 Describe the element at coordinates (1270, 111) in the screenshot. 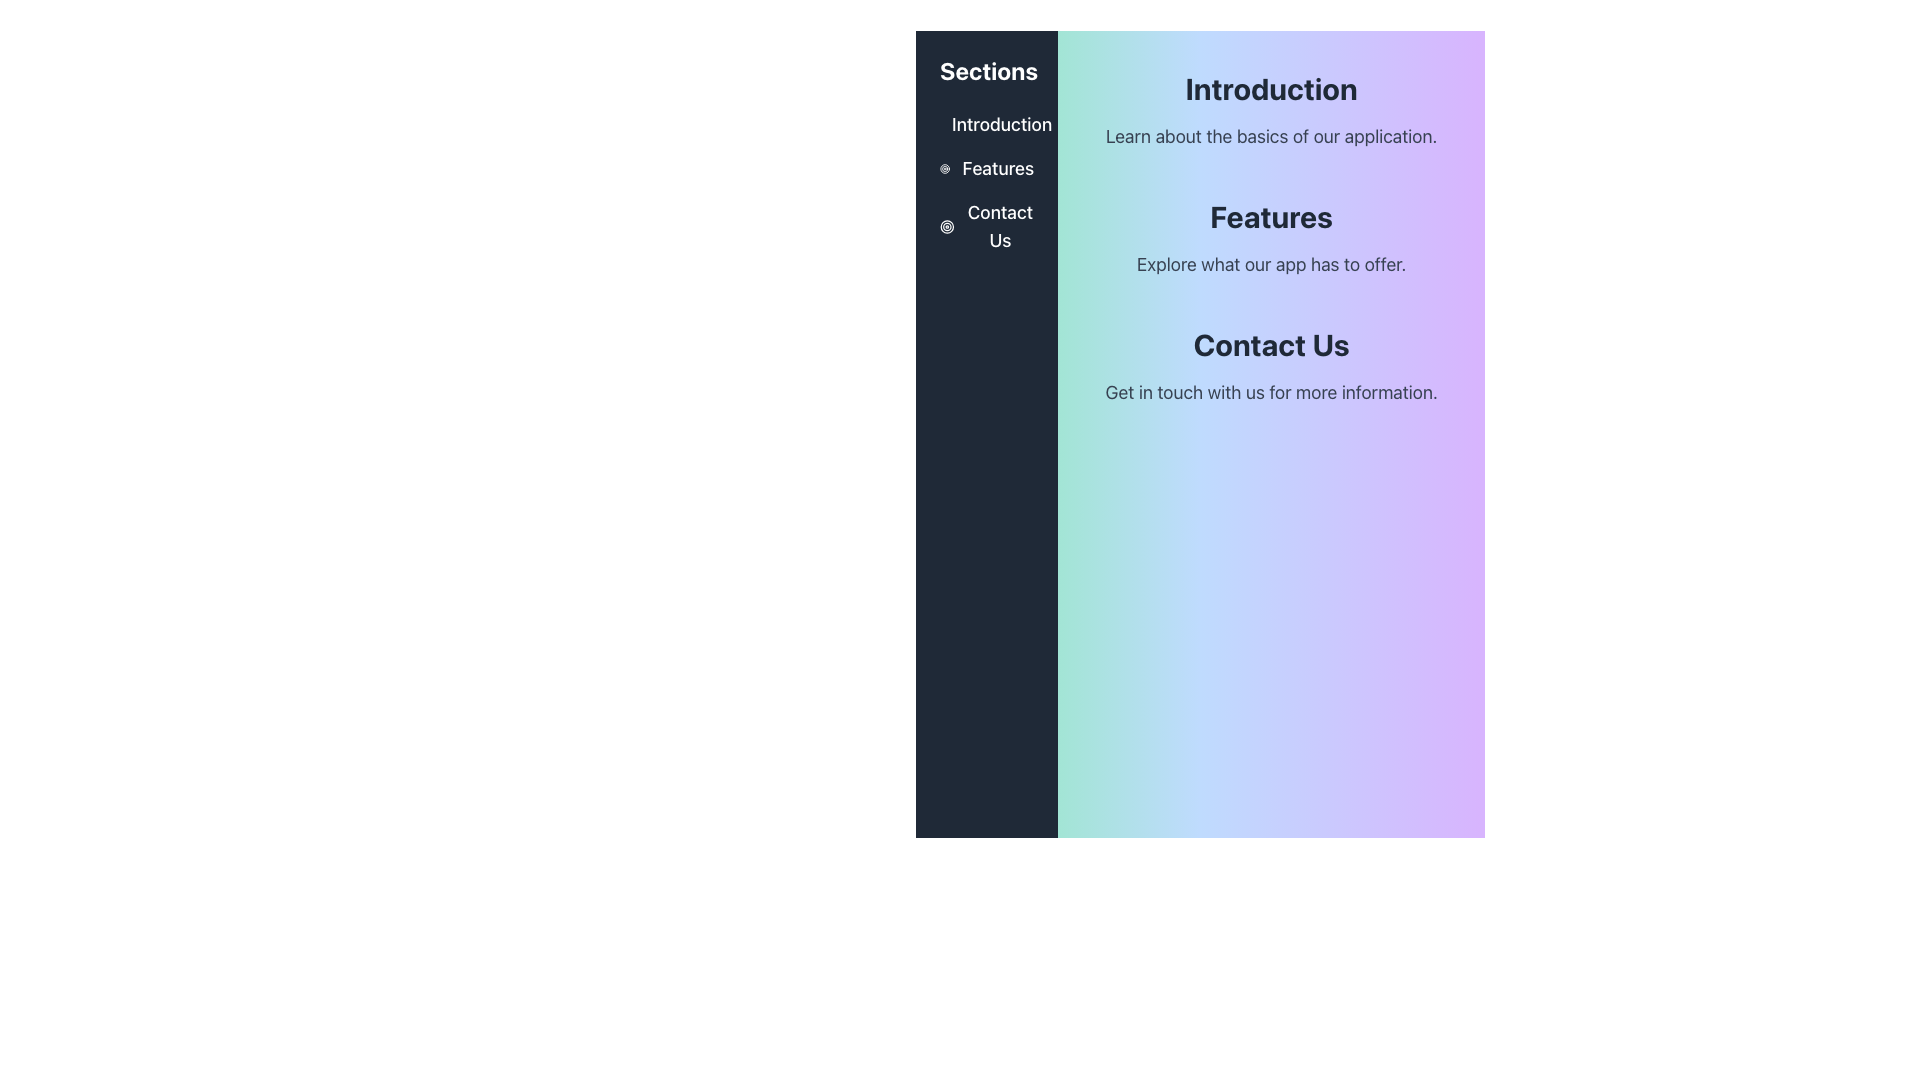

I see `the 'Introduction' header element, which features bold text and a subtitle on a gradient background, located at the top of the right column` at that location.